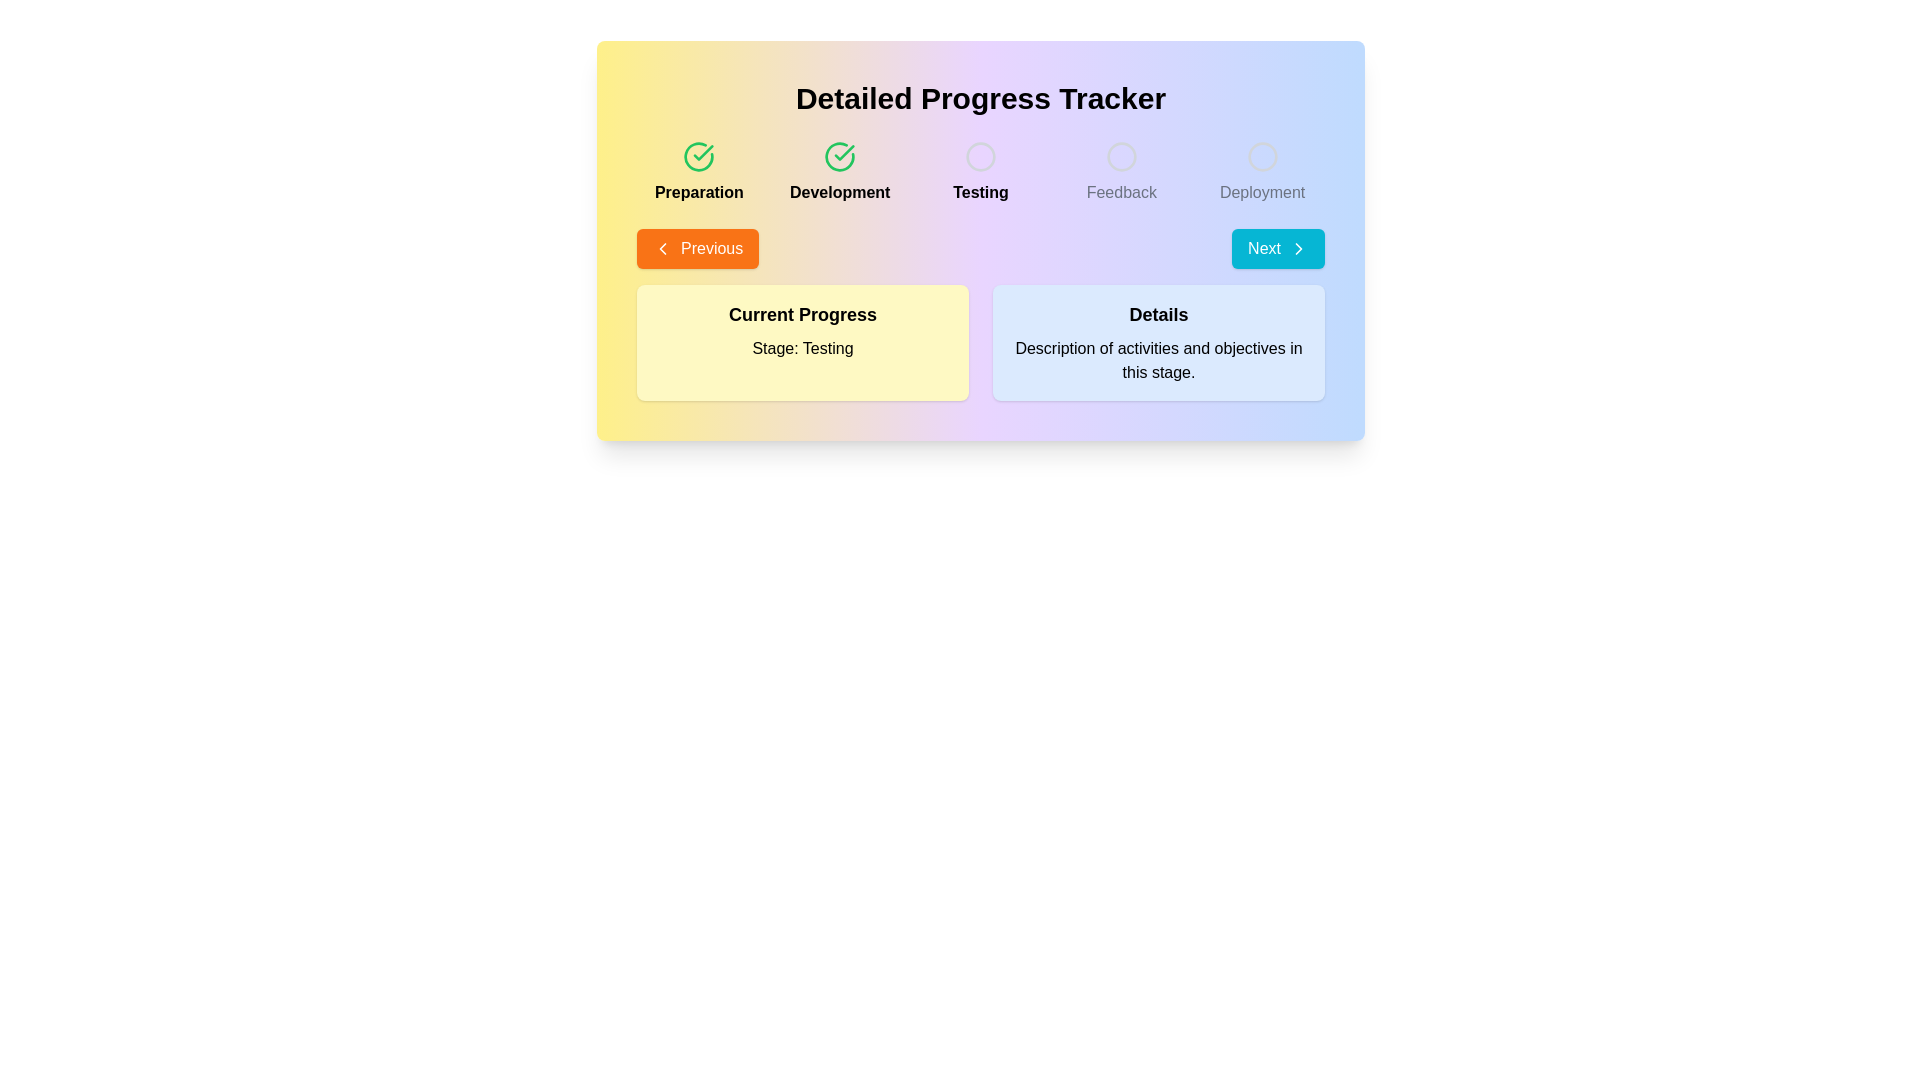  I want to click on the third textual label in the progress tracker that indicates the 'Deployment' stage, located near the top-right of the component, so click(1261, 192).